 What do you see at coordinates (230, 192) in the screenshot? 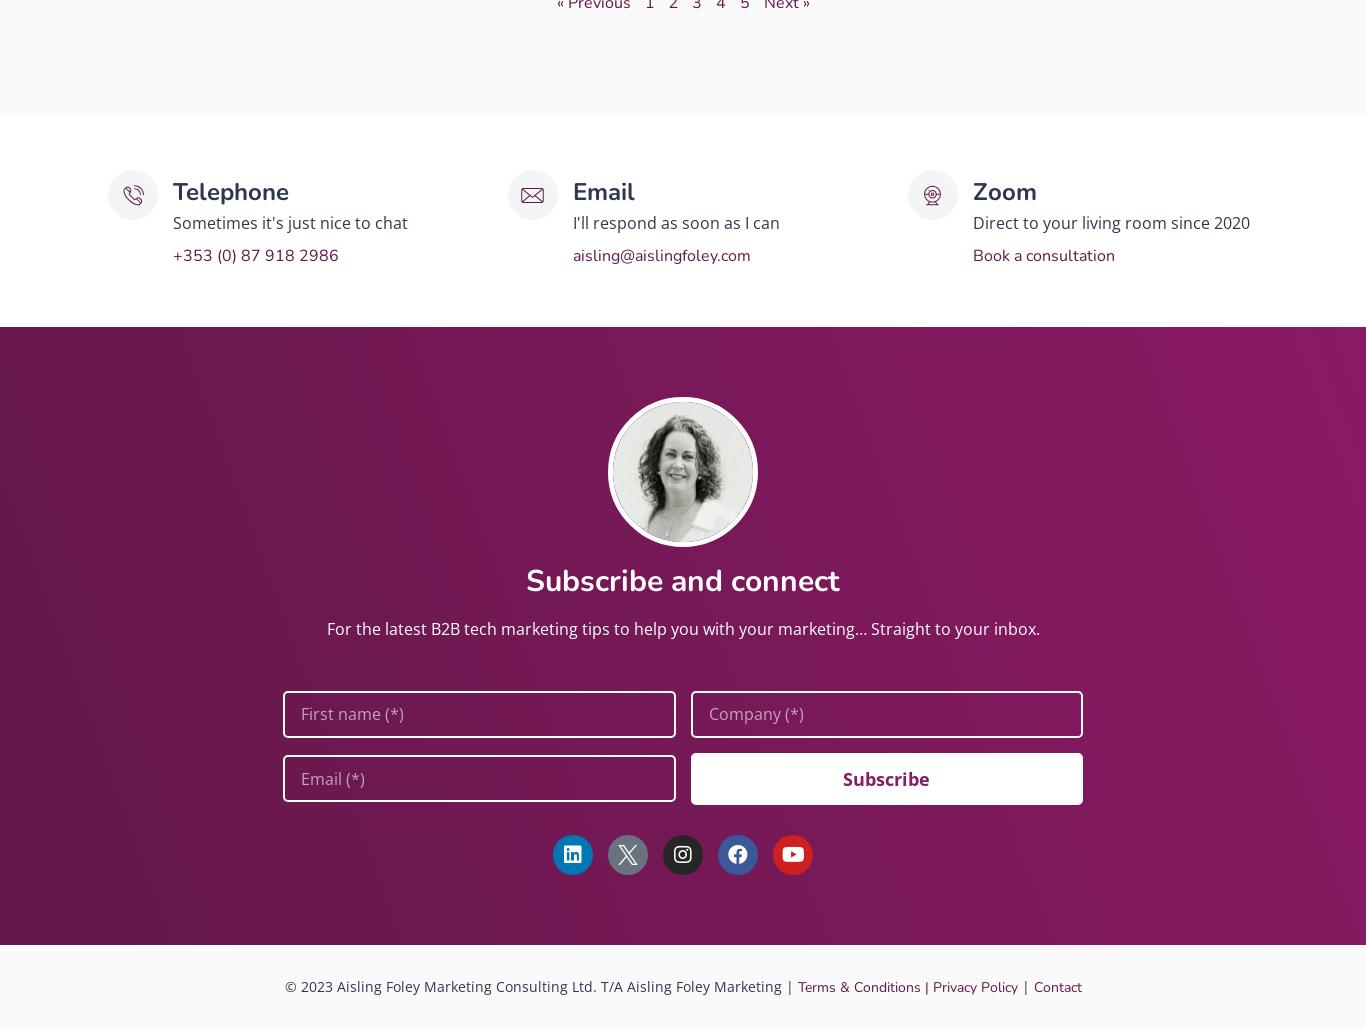
I see `'Telephone'` at bounding box center [230, 192].